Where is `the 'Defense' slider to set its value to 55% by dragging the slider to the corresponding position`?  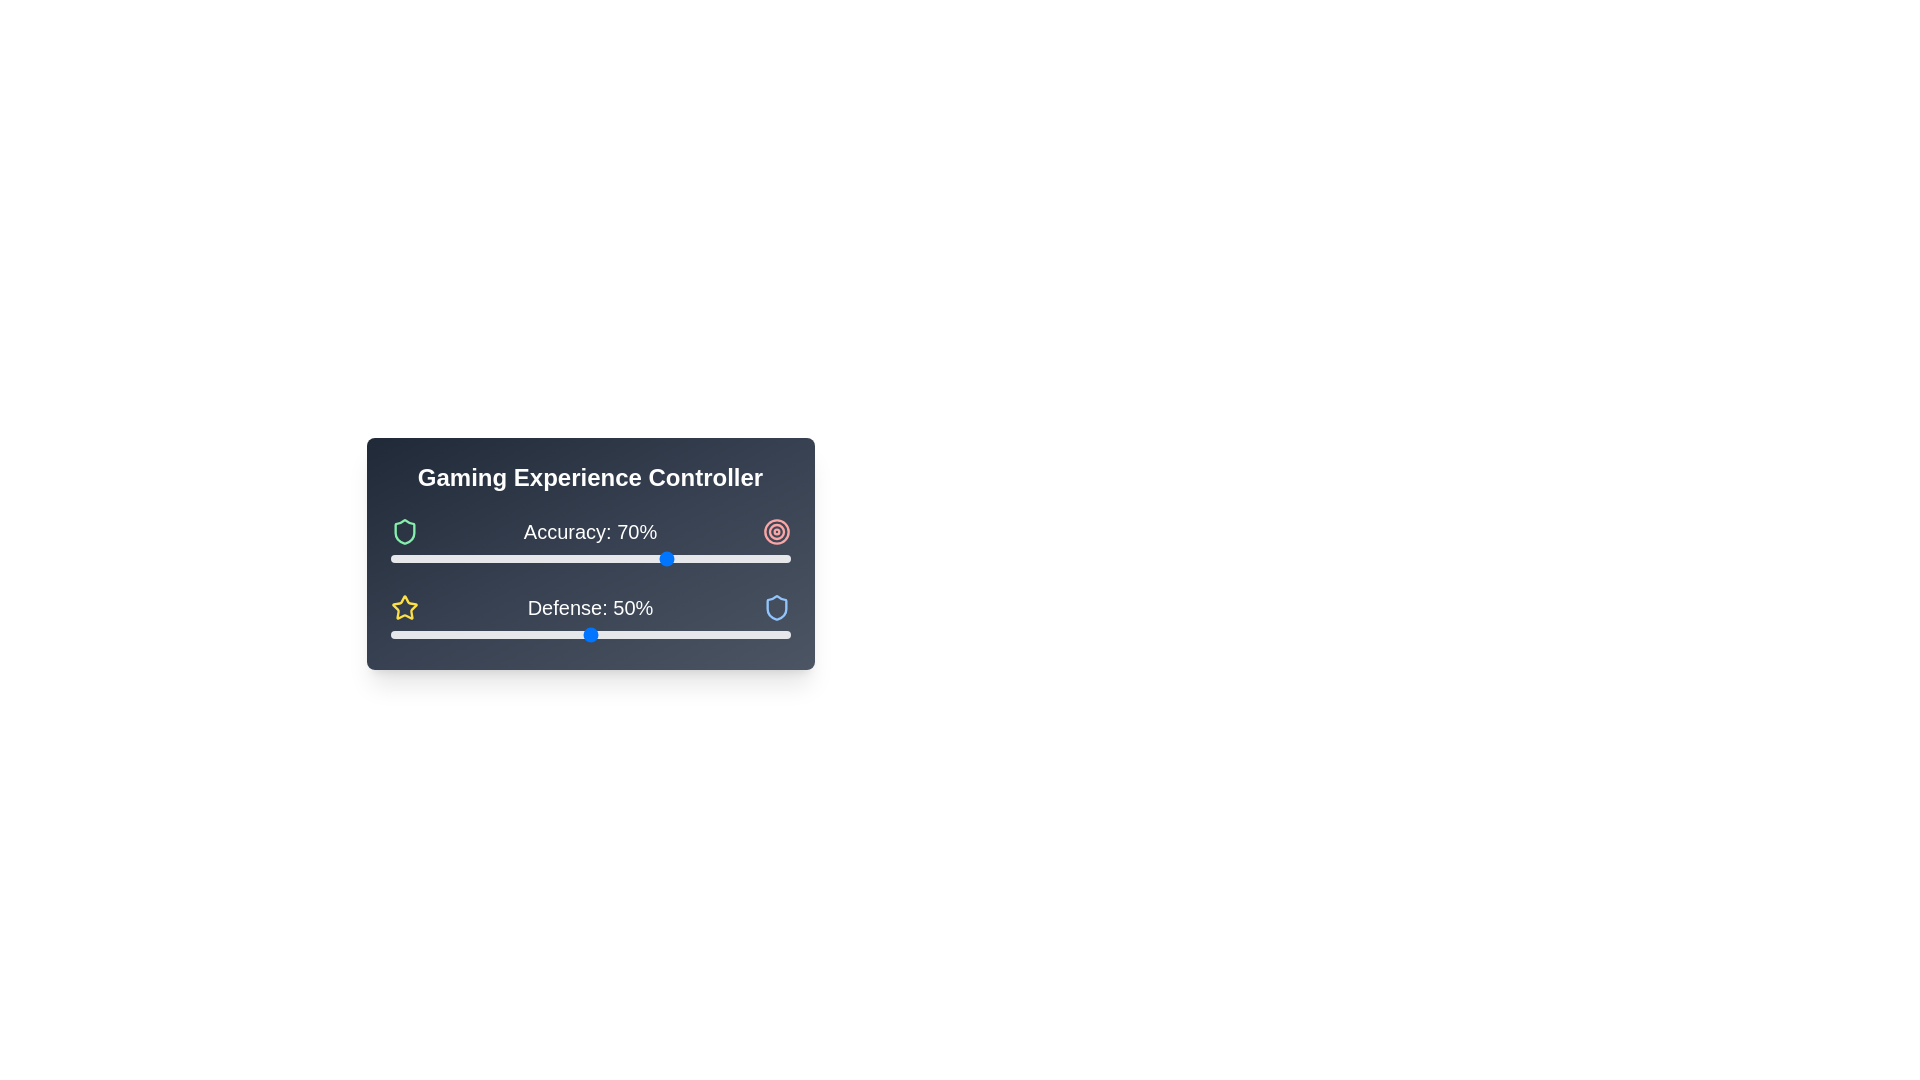 the 'Defense' slider to set its value to 55% by dragging the slider to the corresponding position is located at coordinates (609, 635).